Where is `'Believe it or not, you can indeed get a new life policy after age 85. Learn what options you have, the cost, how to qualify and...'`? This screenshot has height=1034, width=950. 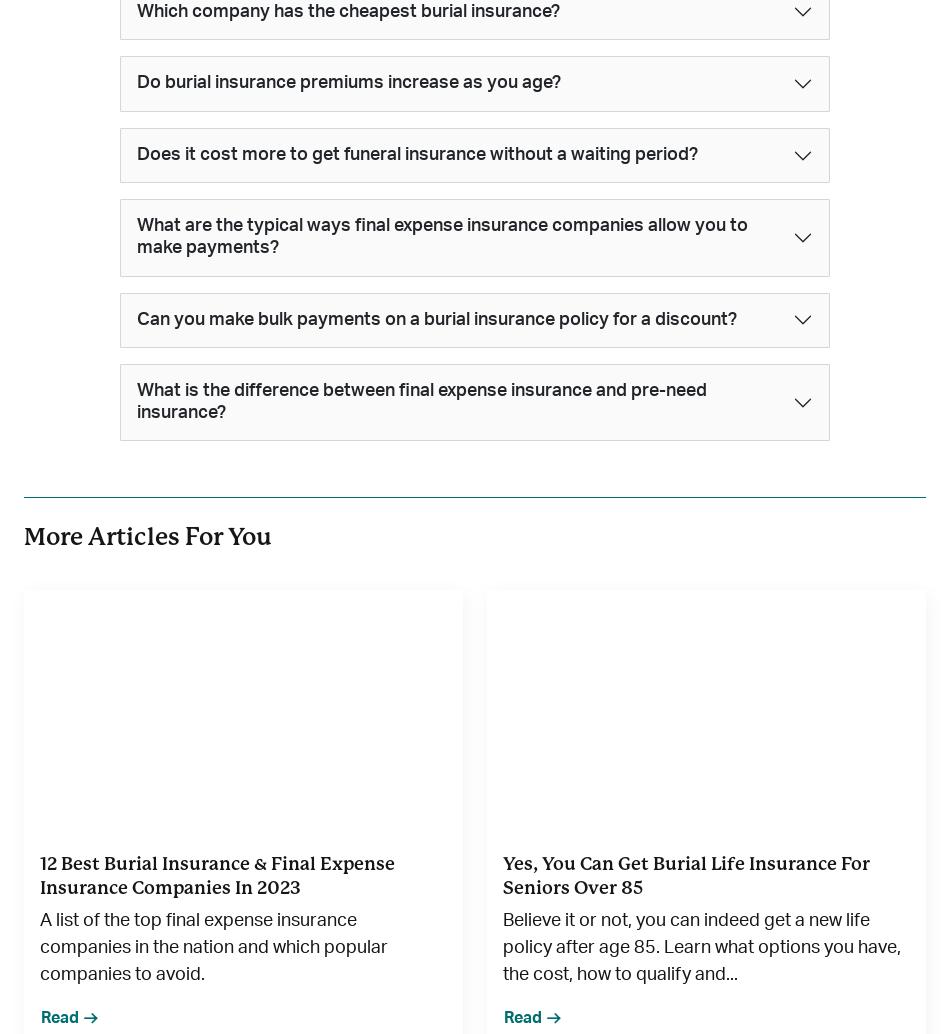 'Believe it or not, you can indeed get a new life policy after age 85. Learn what options you have, the cost, how to qualify and...' is located at coordinates (701, 946).